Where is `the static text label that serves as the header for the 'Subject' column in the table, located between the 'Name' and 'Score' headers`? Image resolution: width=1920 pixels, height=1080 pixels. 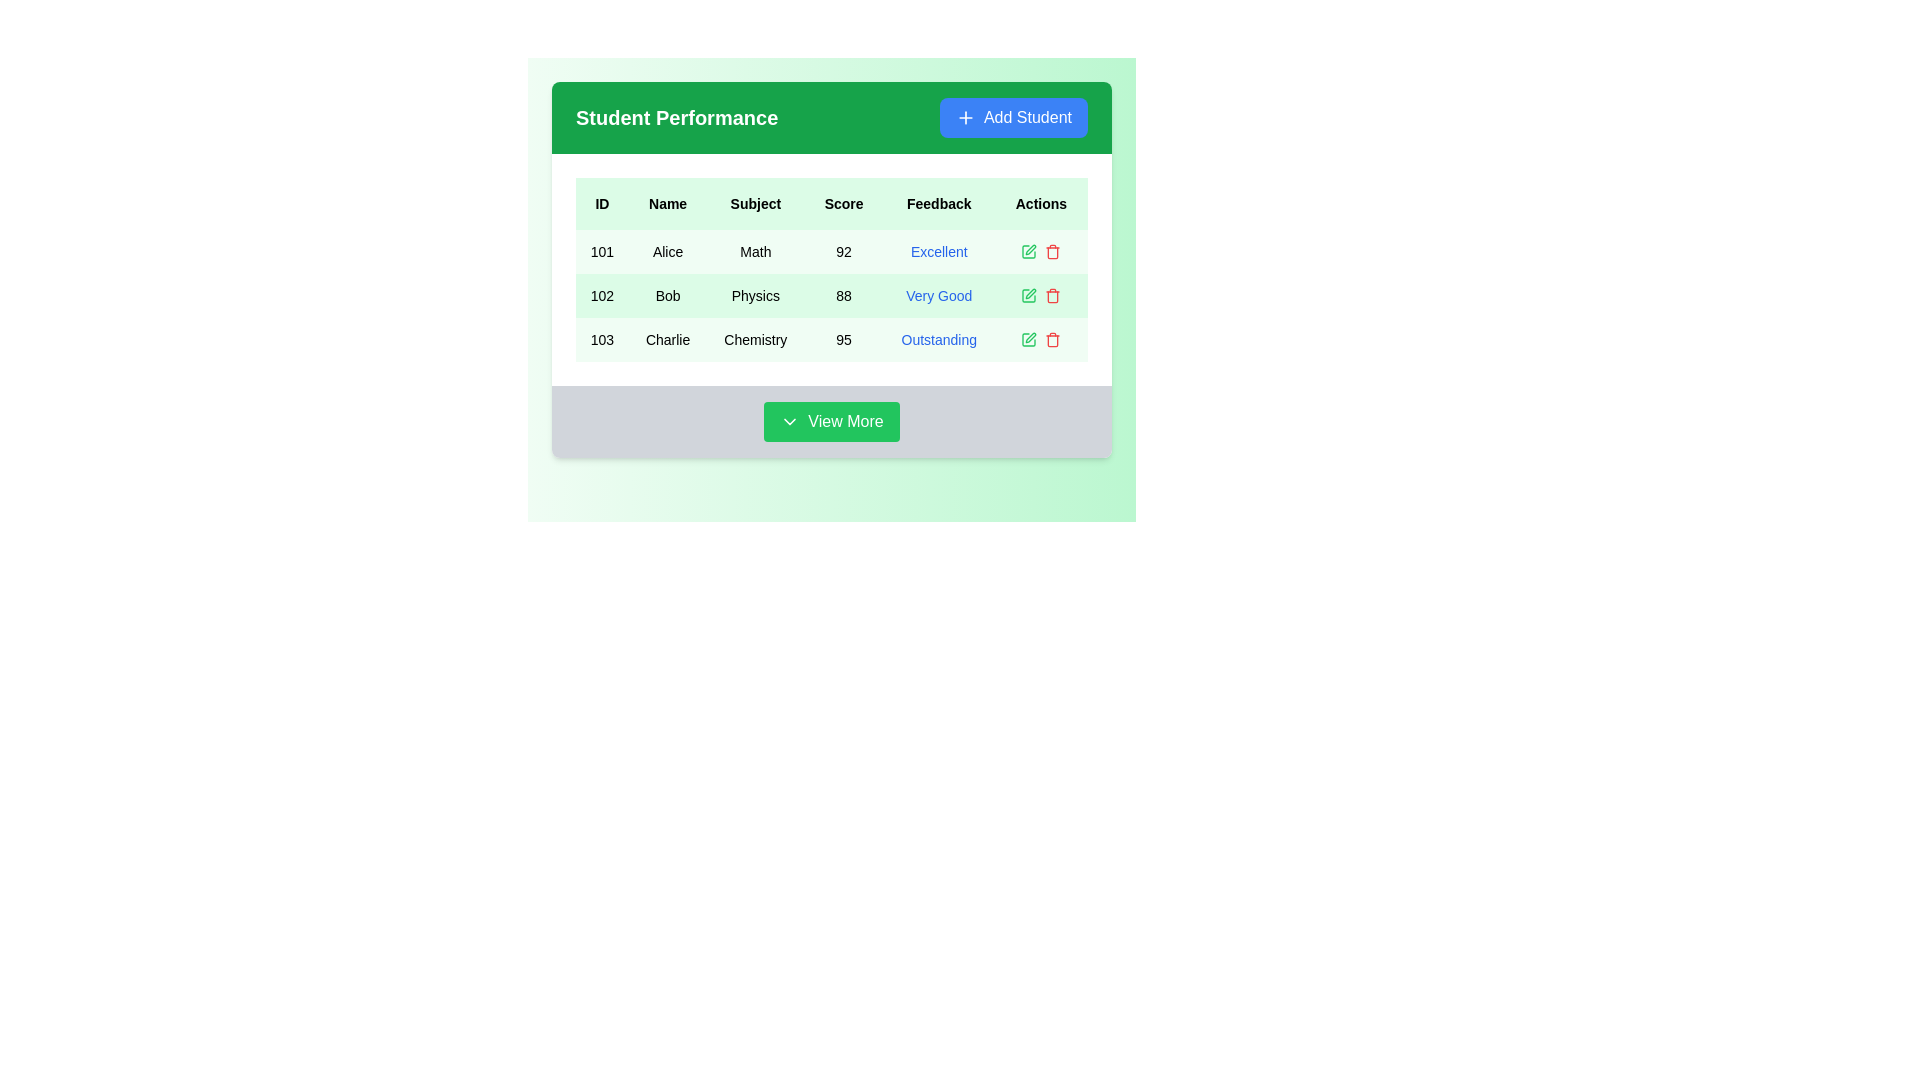
the static text label that serves as the header for the 'Subject' column in the table, located between the 'Name' and 'Score' headers is located at coordinates (754, 204).